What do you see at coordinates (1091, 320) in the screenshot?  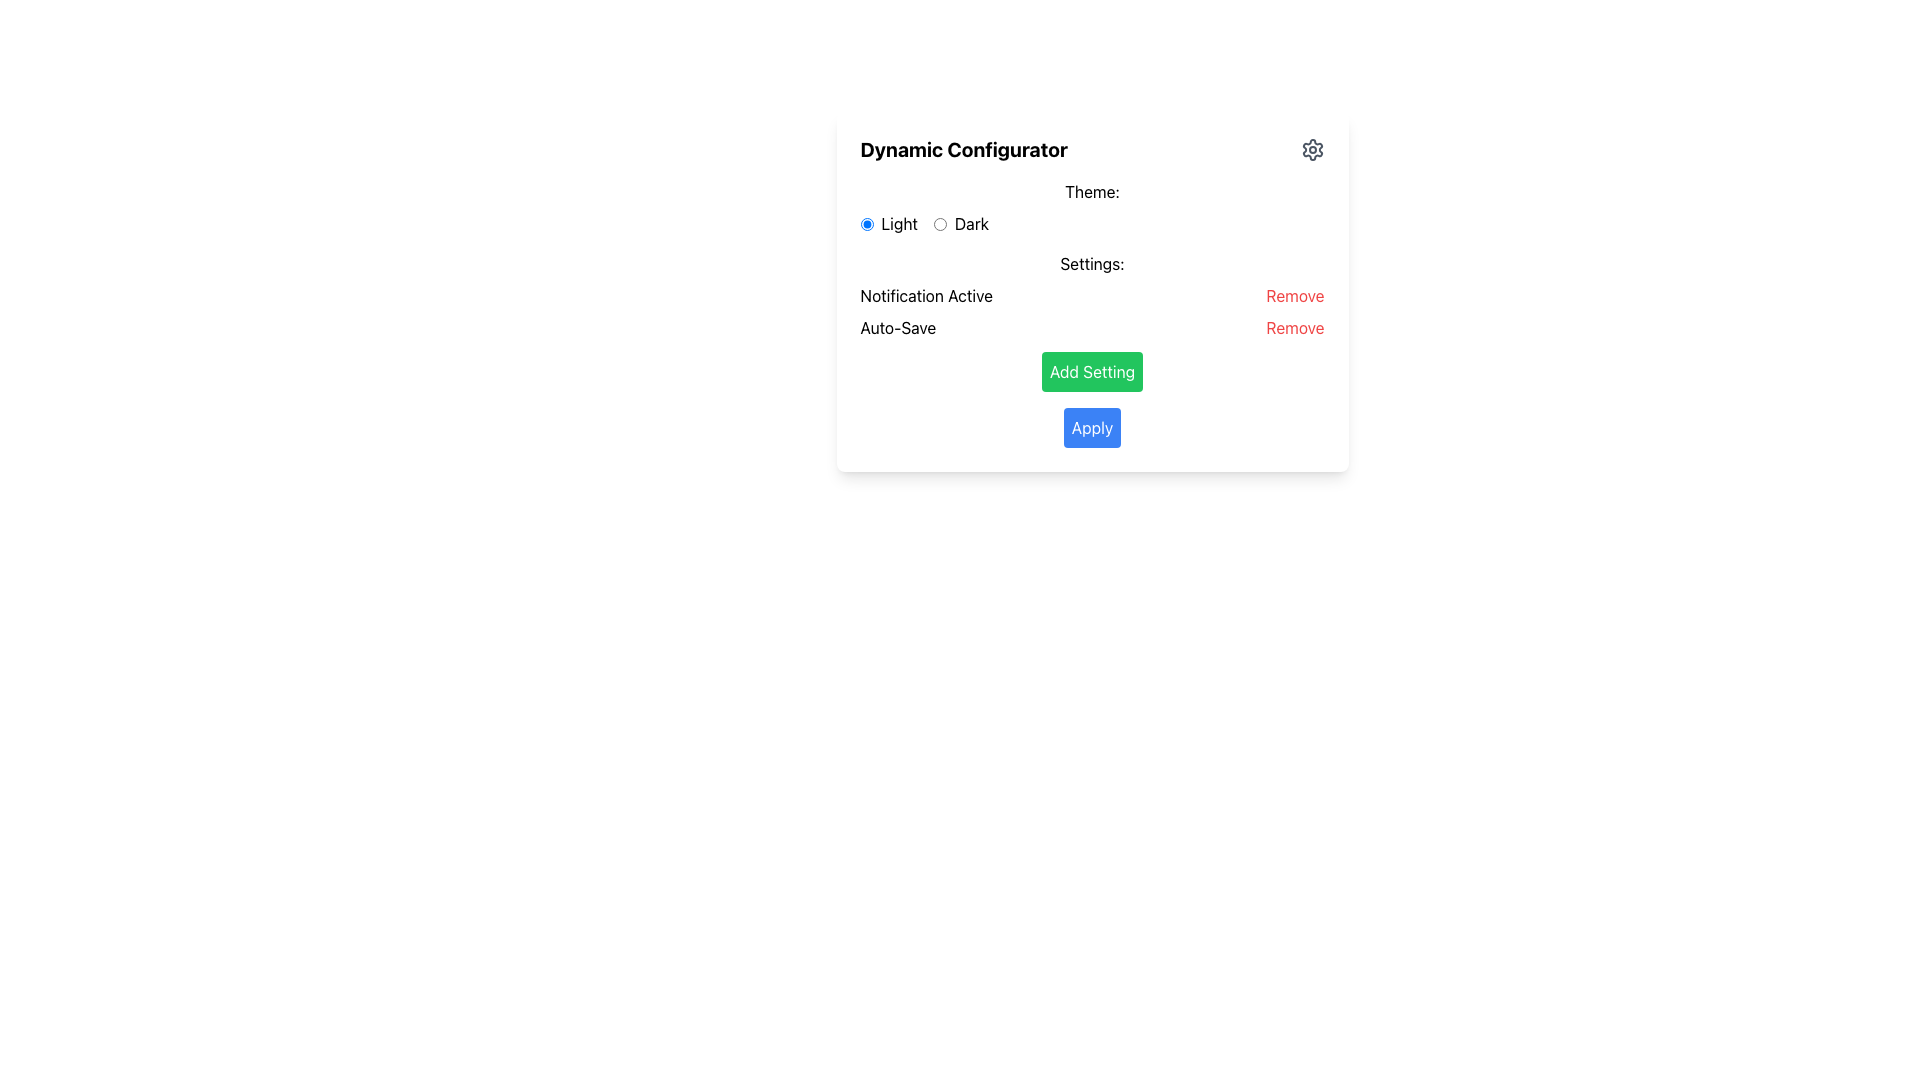 I see `the 'Add Setting' button located in the Interactive settings management section, which is labeled 'Settings:' and positioned in the top-right quadrant of the main interface` at bounding box center [1091, 320].